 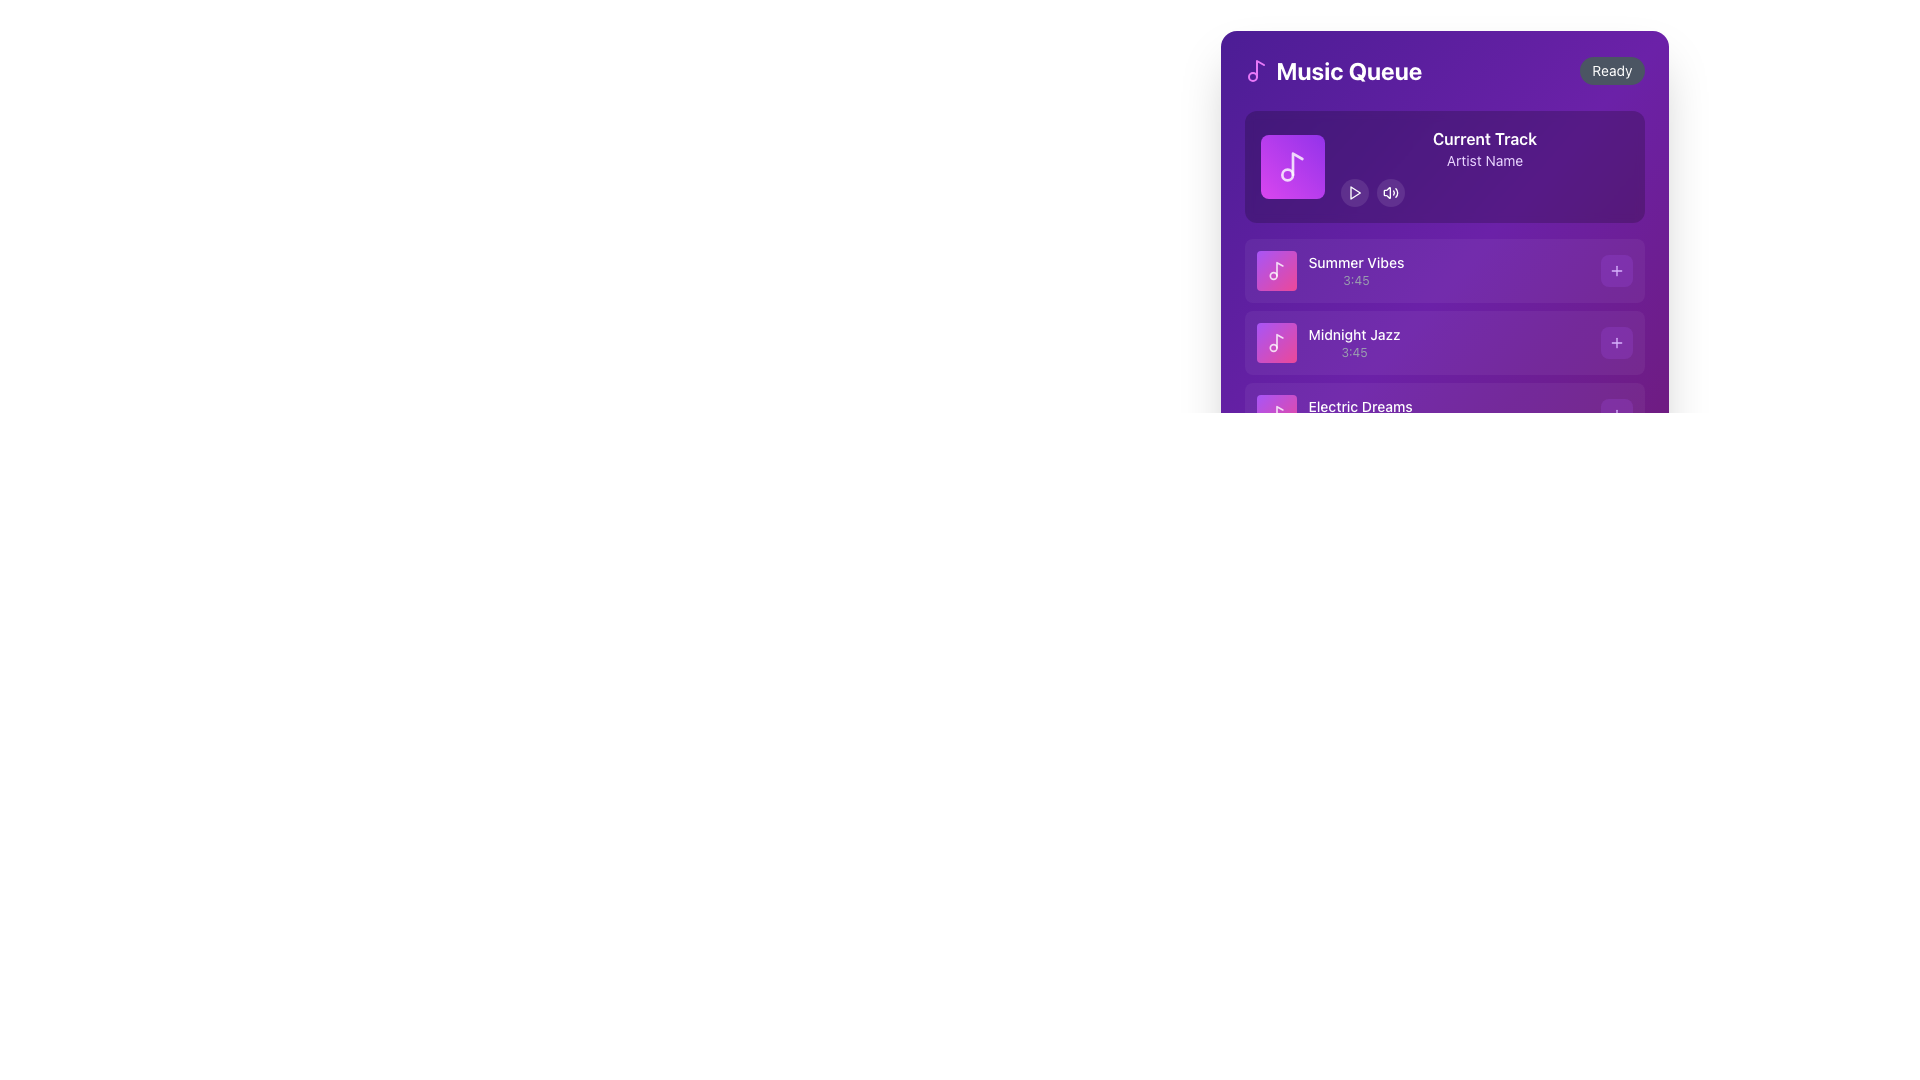 I want to click on the music track icon located in the second row of the 'Music Queue' section, which is visually represented by a gradient-colored circular background transitioning from purple to pink, so click(x=1275, y=342).